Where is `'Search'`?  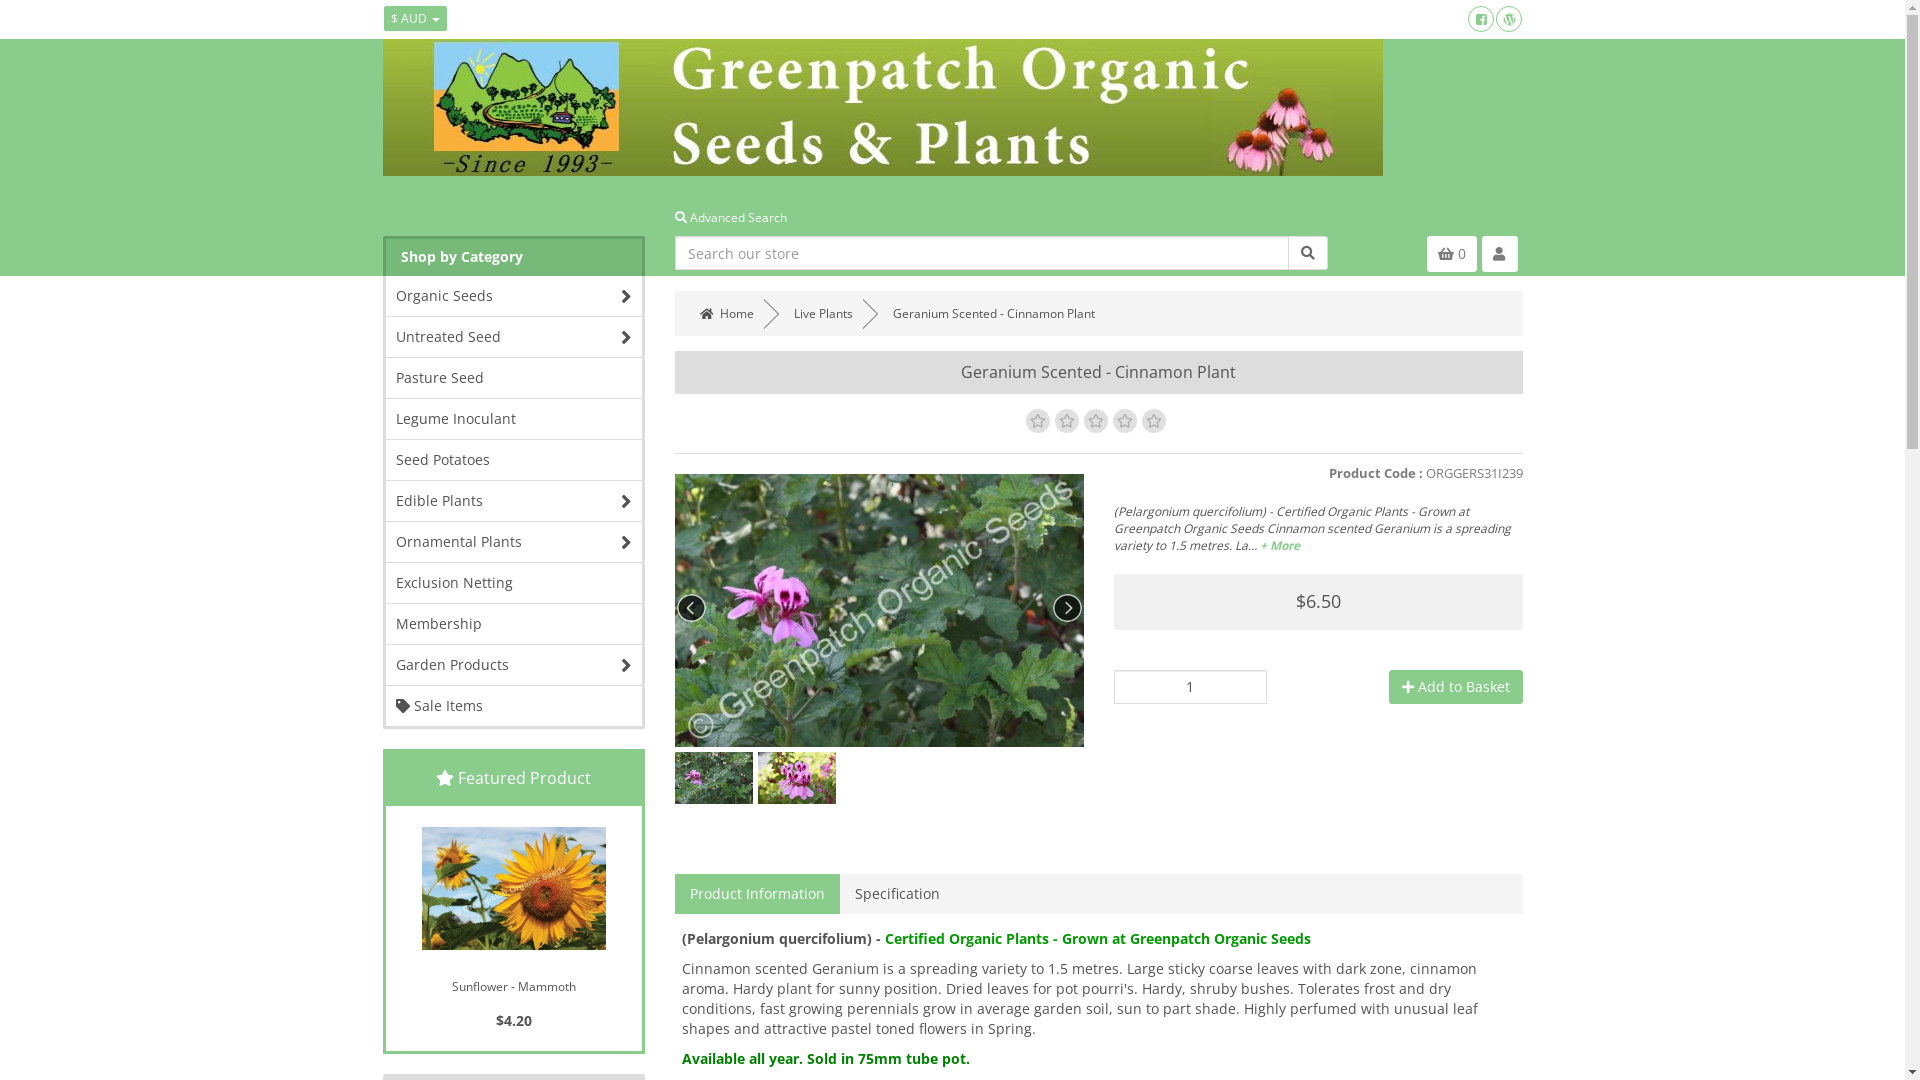 'Search' is located at coordinates (1307, 252).